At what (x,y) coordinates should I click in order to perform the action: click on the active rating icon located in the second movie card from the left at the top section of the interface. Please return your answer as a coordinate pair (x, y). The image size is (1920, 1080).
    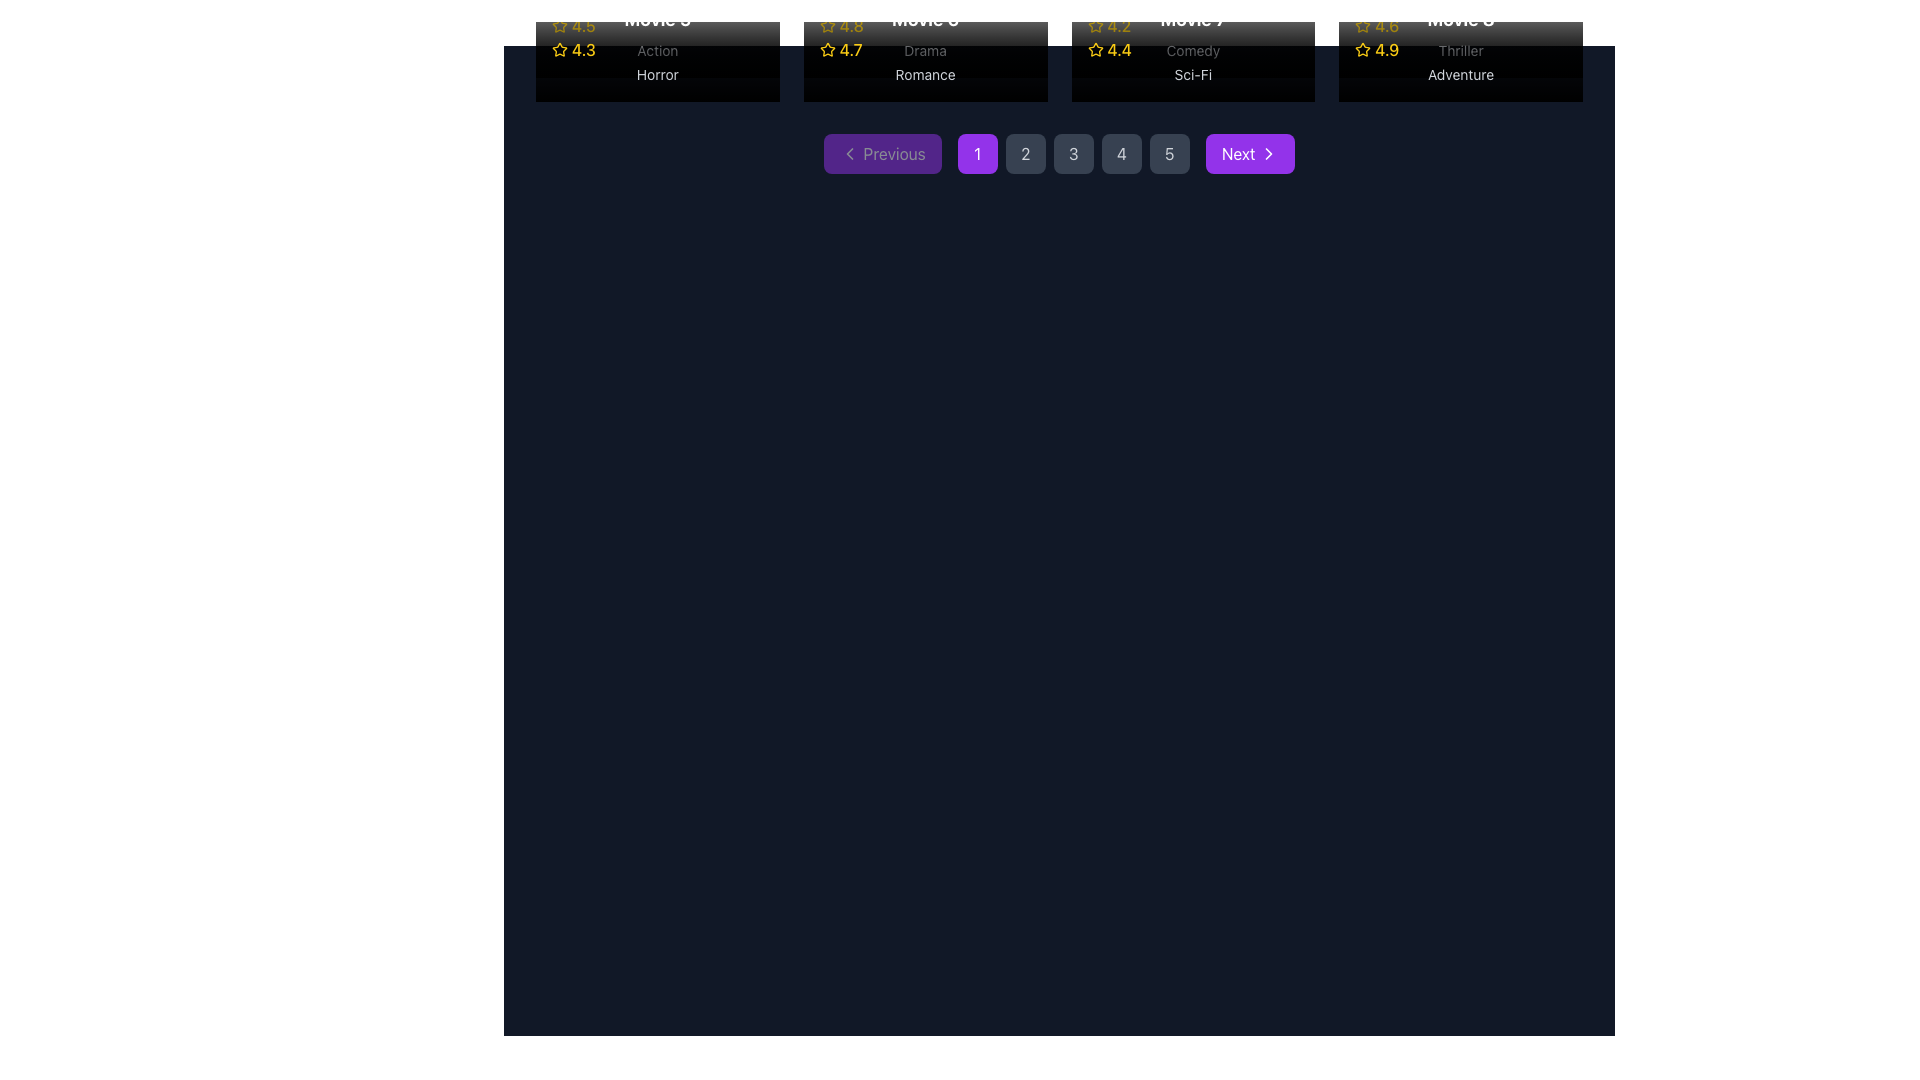
    Looking at the image, I should click on (827, 25).